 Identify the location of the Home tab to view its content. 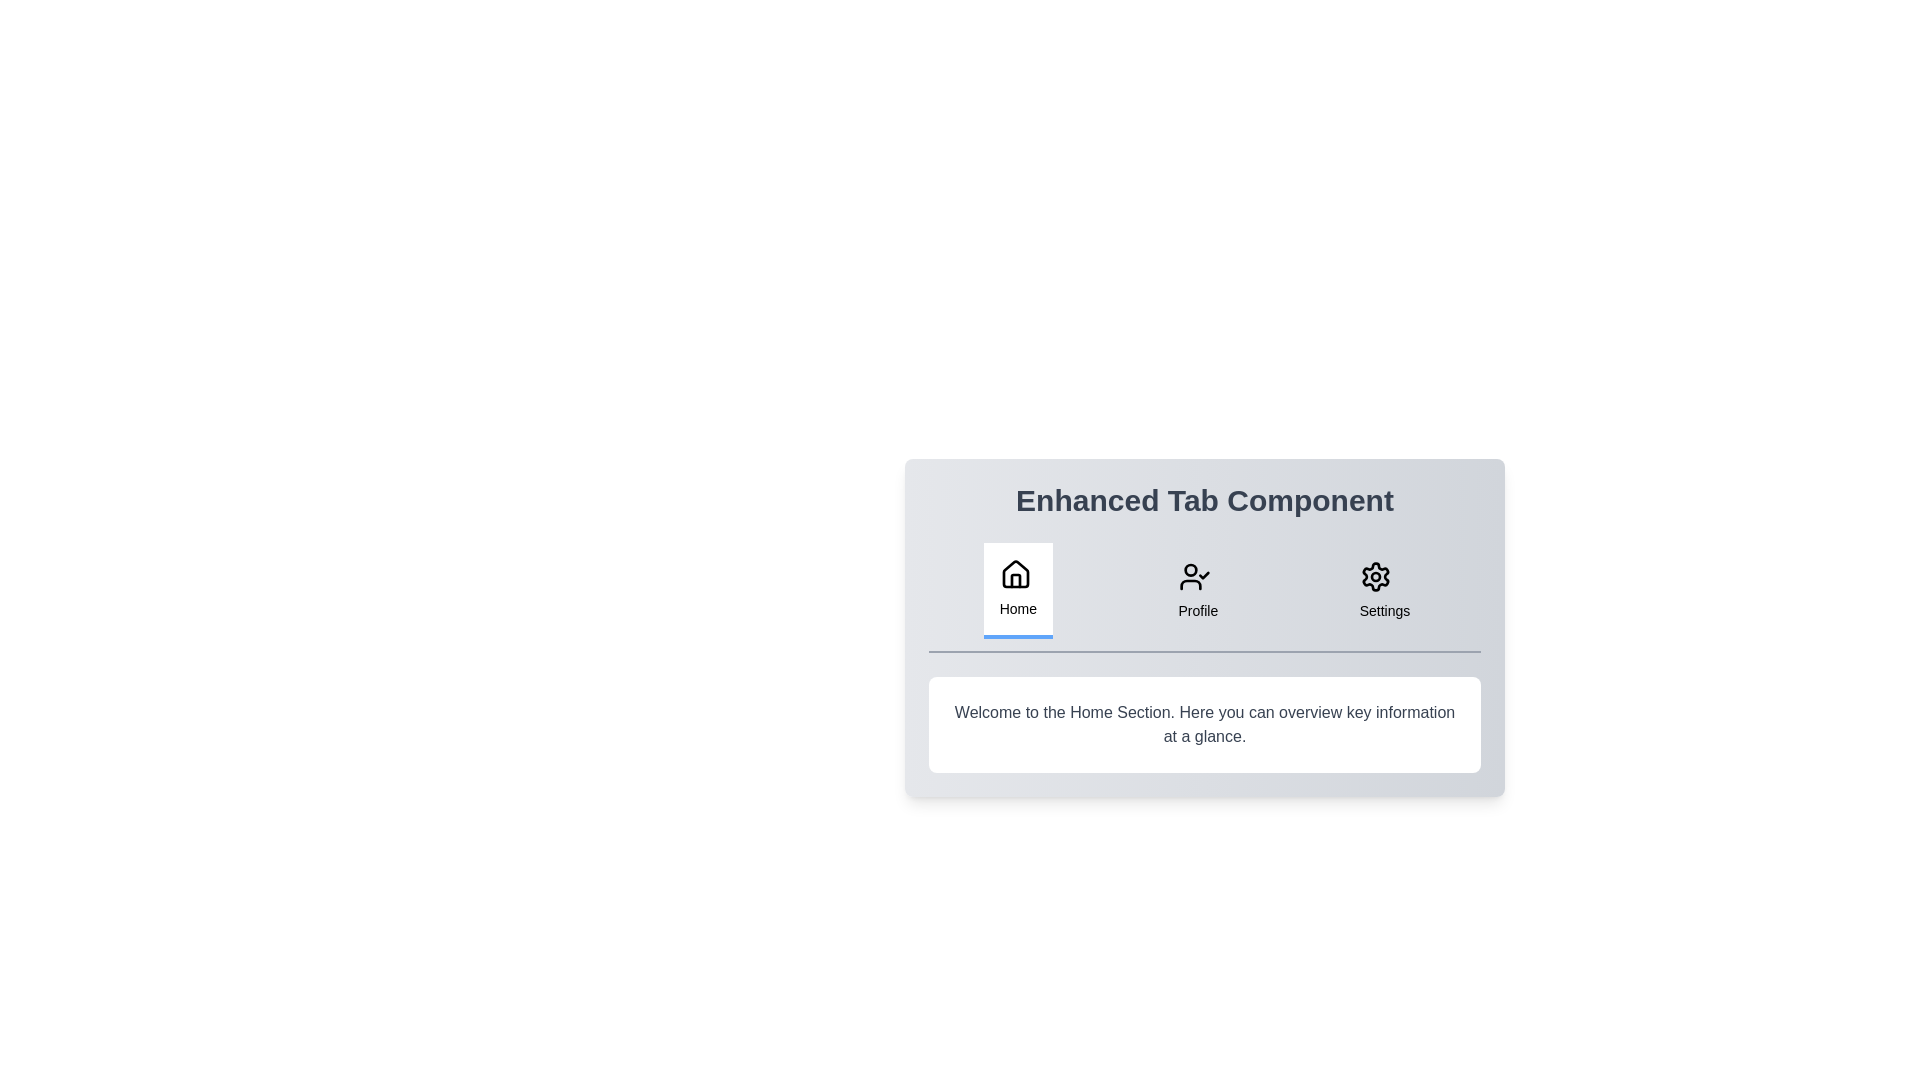
(1017, 589).